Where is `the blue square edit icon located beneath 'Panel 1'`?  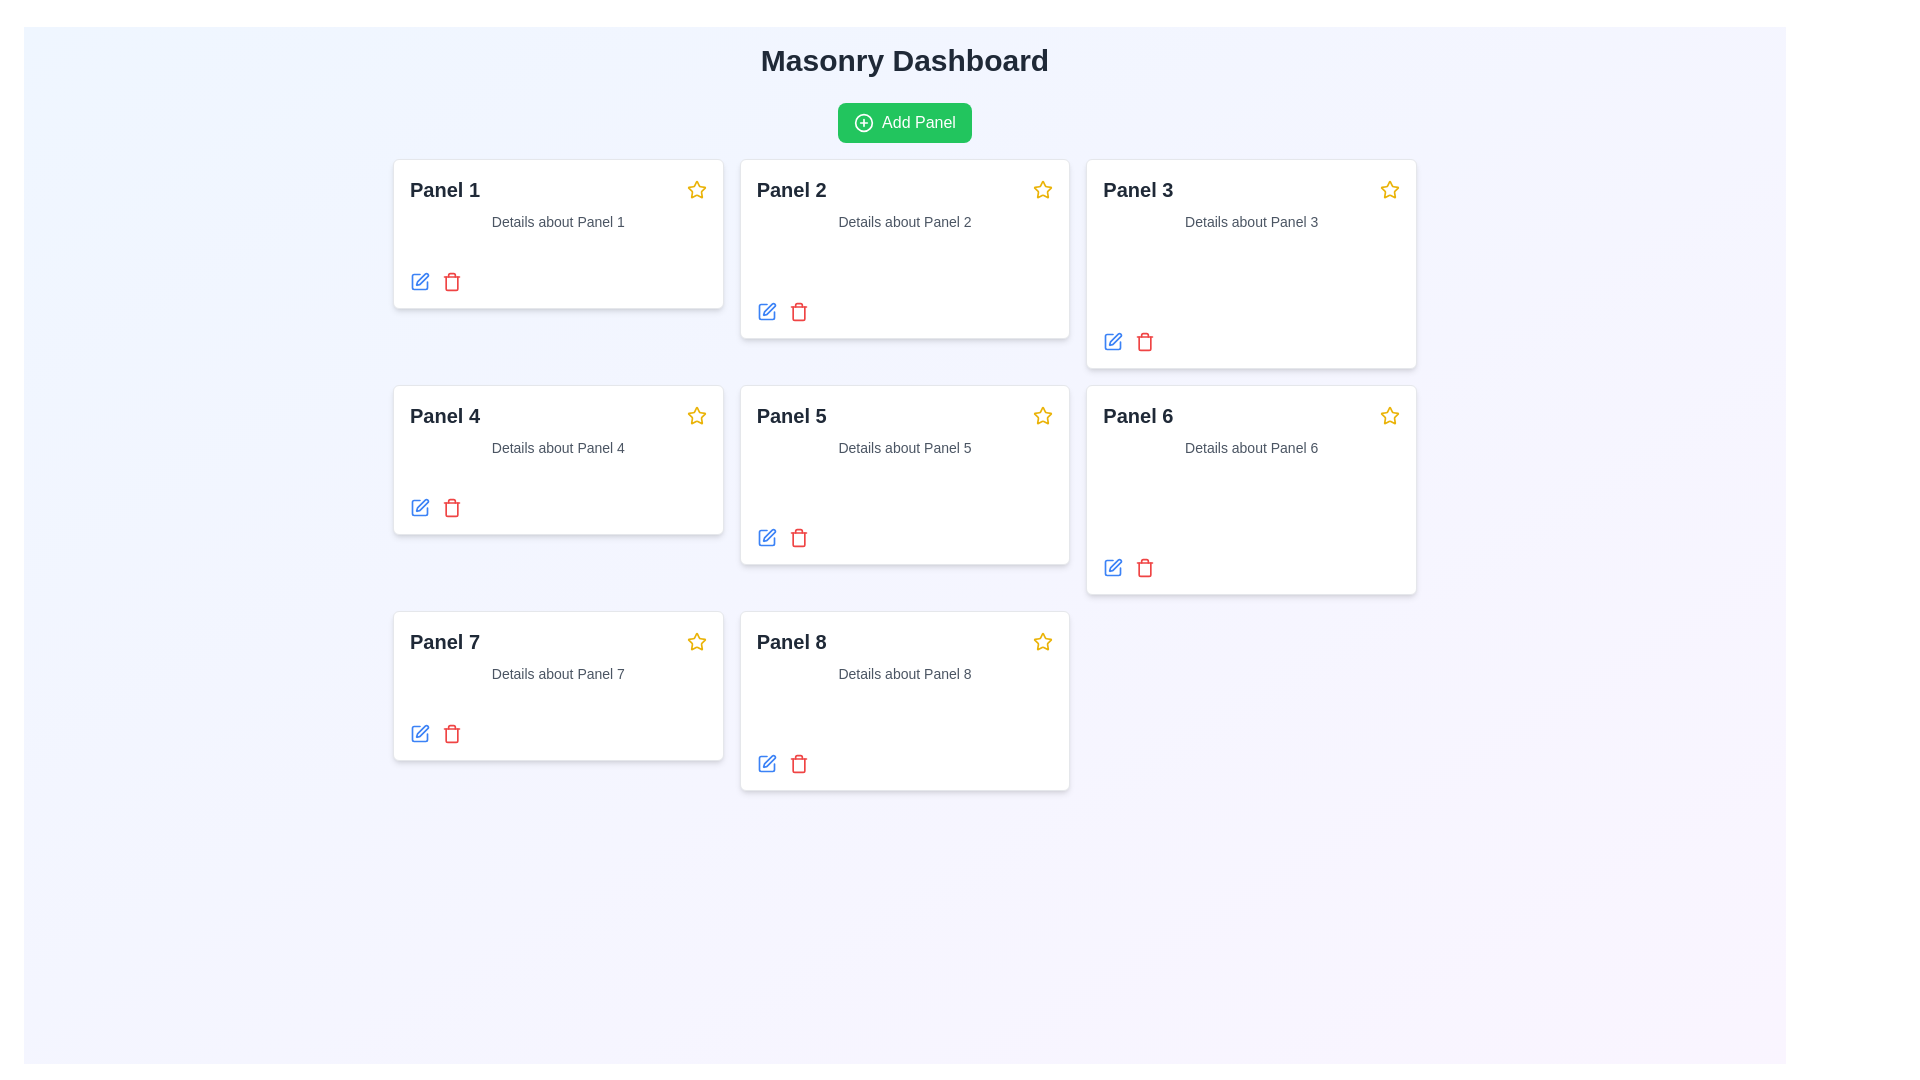
the blue square edit icon located beneath 'Panel 1' is located at coordinates (419, 507).